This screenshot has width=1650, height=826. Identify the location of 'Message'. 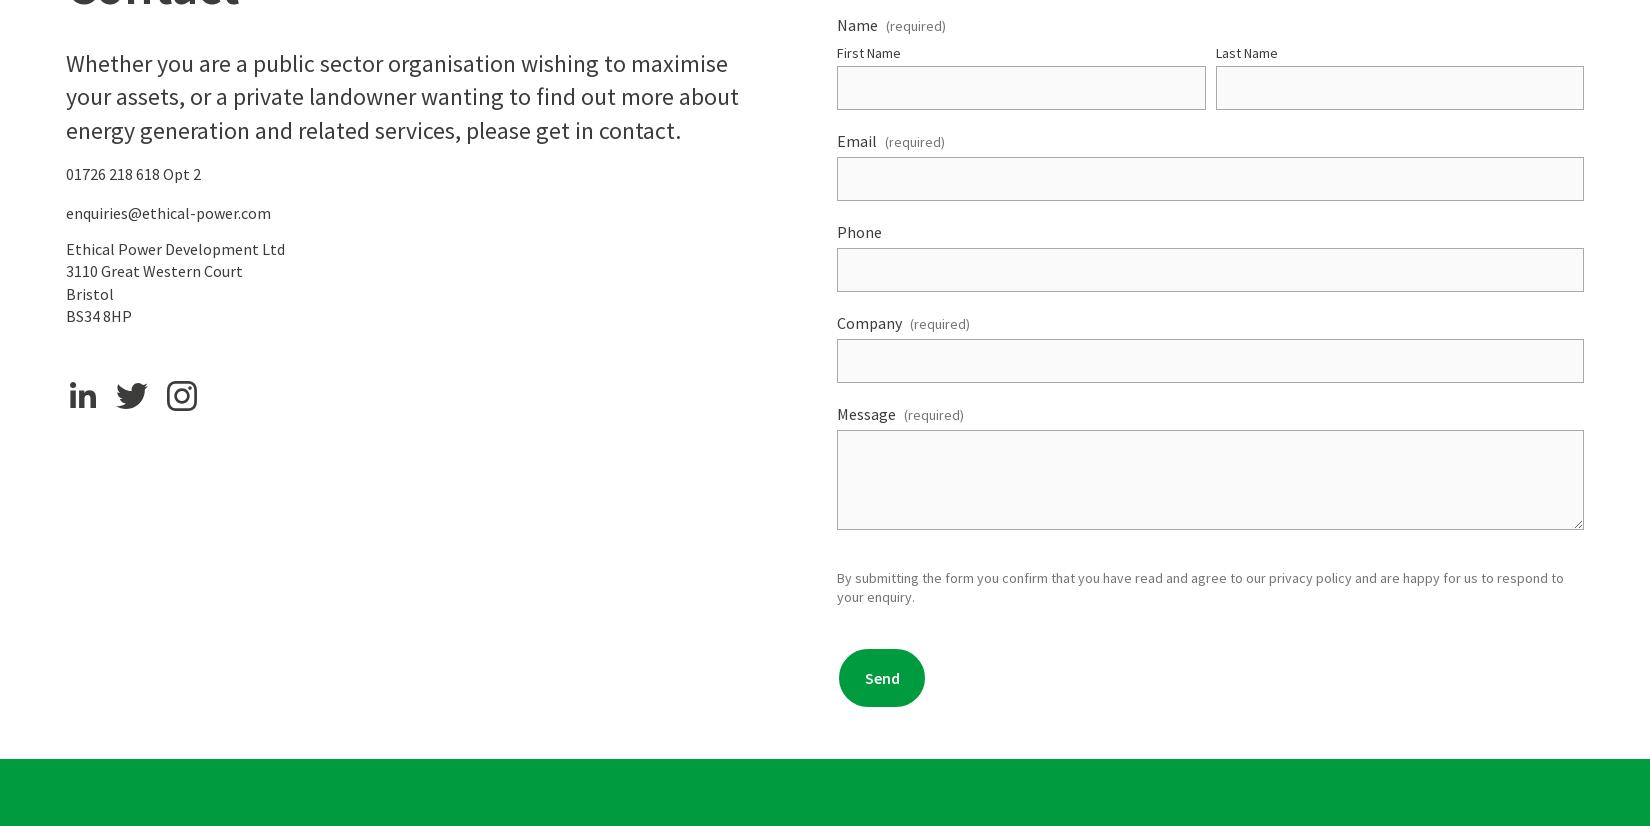
(866, 413).